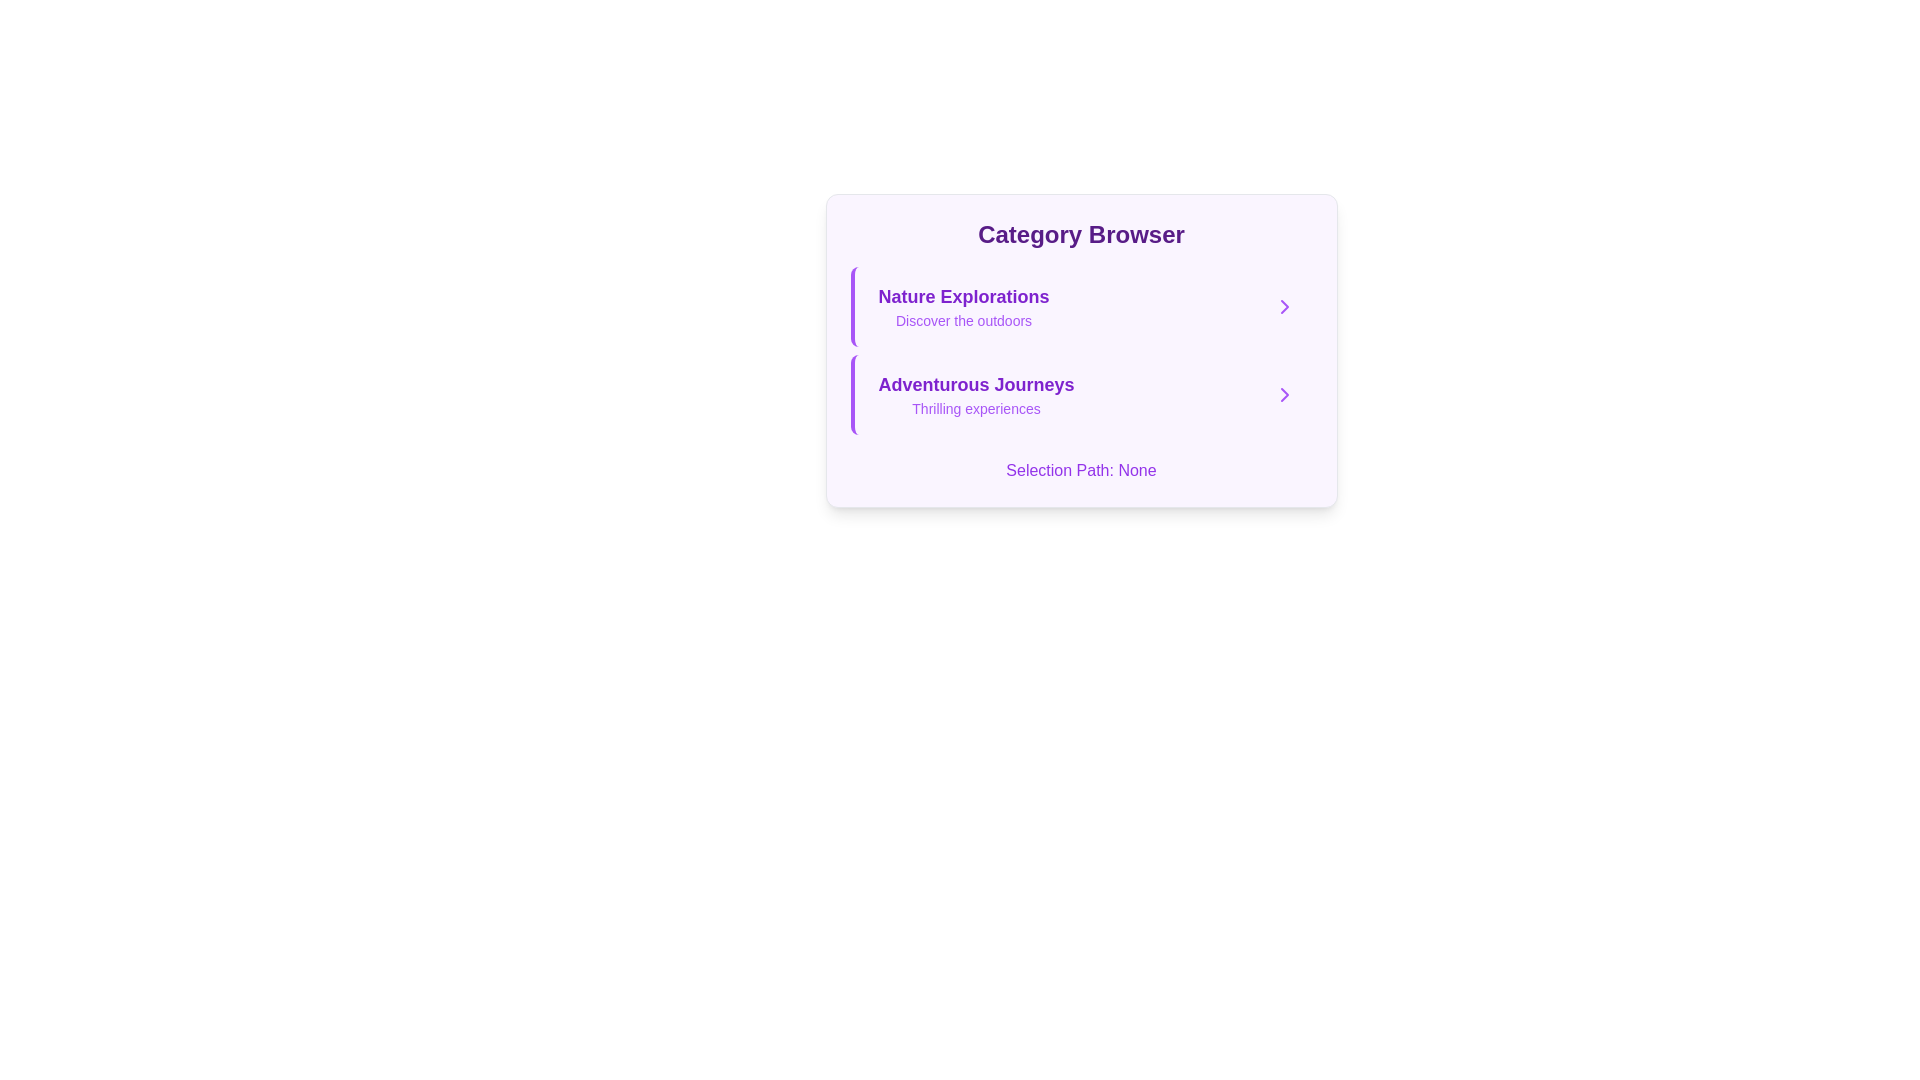 This screenshot has height=1080, width=1920. What do you see at coordinates (1284, 394) in the screenshot?
I see `the navigation icon/button located to the far right of the 'Adventurous Journeys' entry with the subtitle 'Thrilling experiences'` at bounding box center [1284, 394].